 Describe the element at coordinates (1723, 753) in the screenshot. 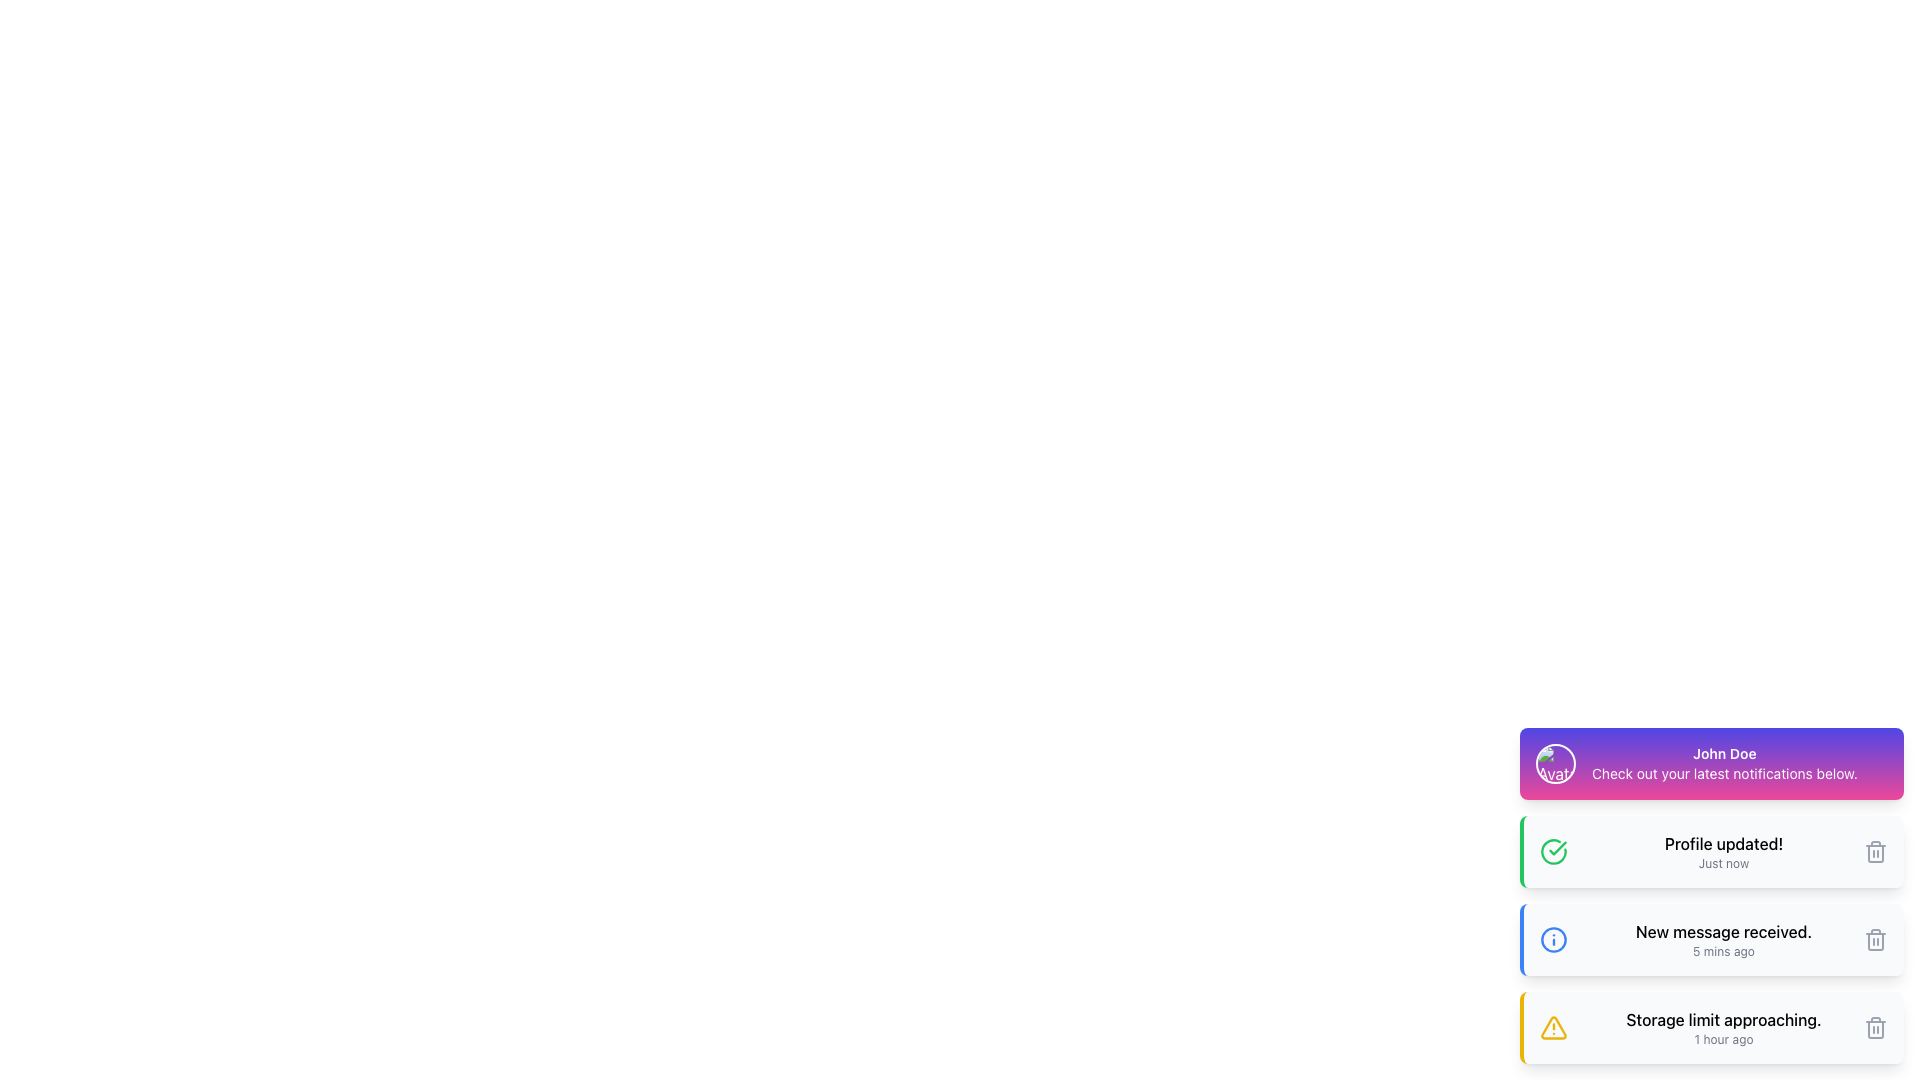

I see `the text label displaying 'John Doe' for additional options, located in the top-right corner of the notification card` at that location.